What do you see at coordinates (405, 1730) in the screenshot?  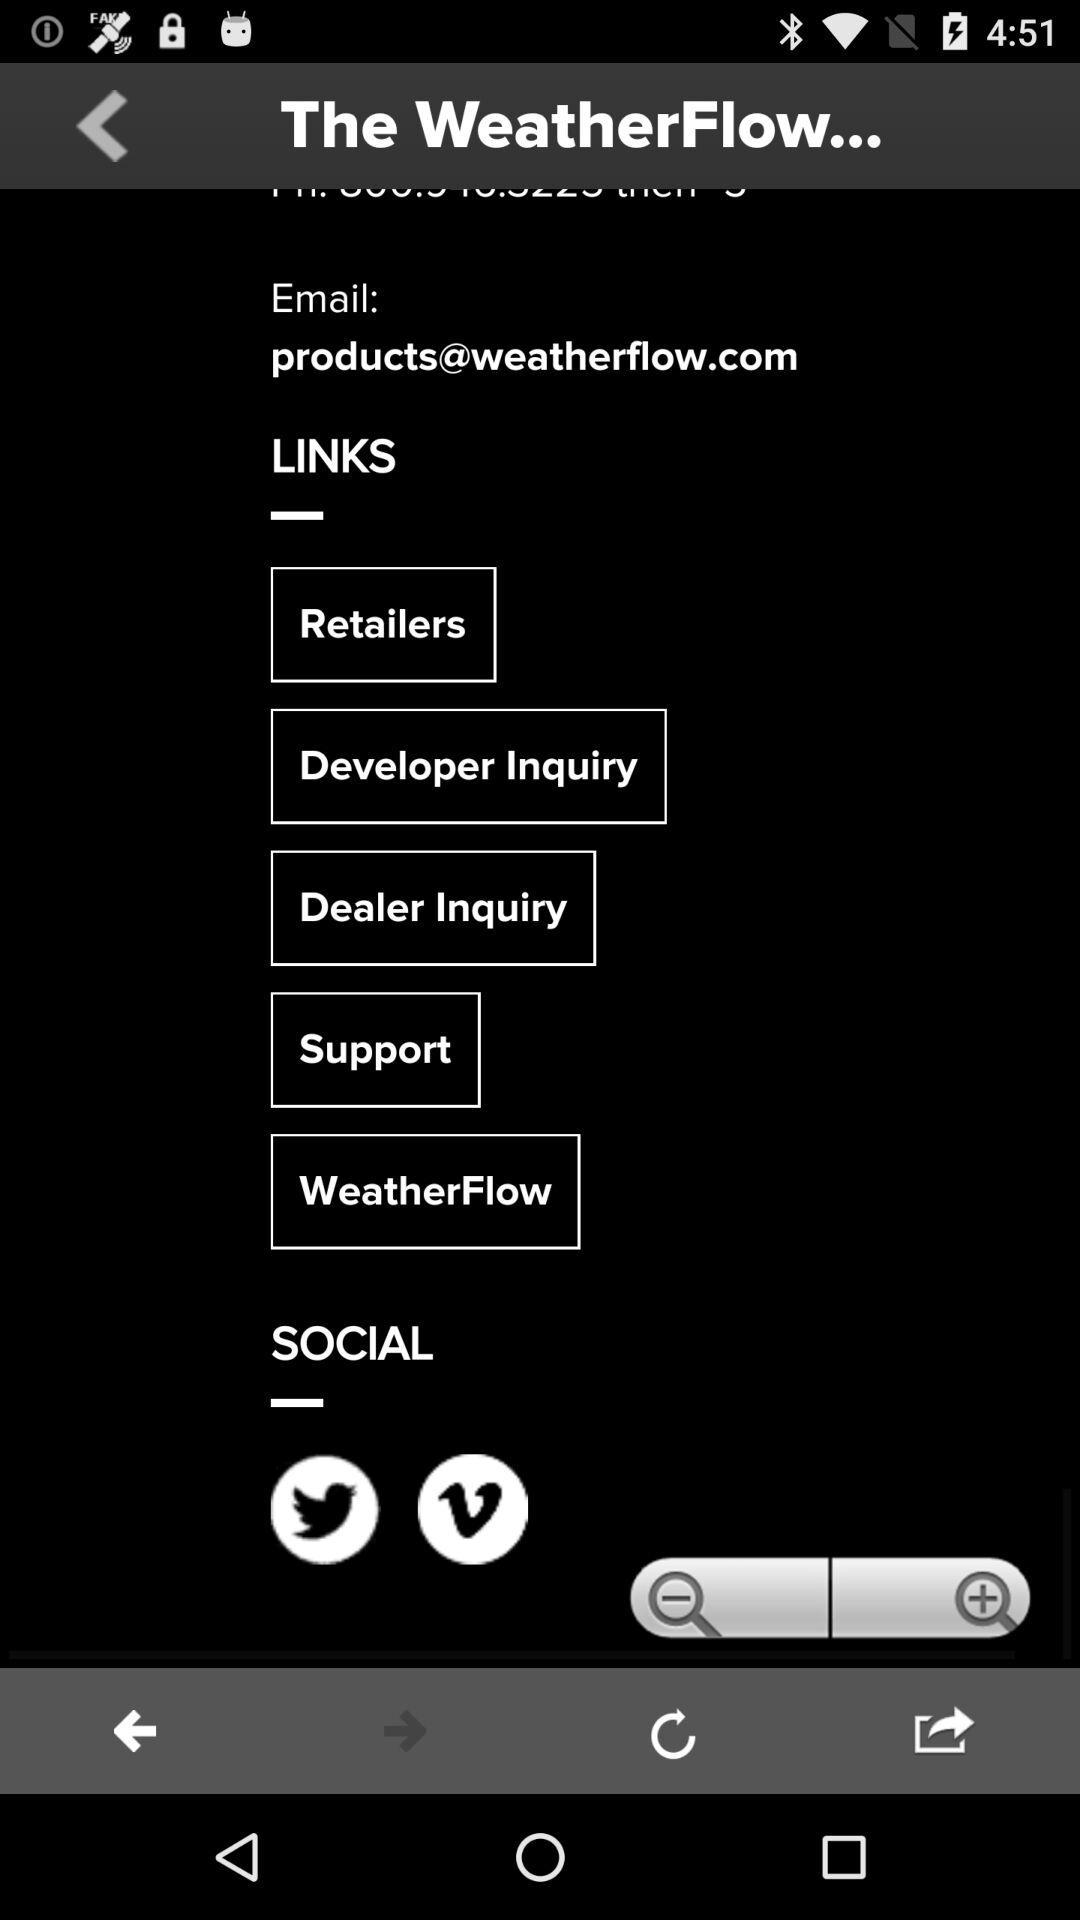 I see `advance forward` at bounding box center [405, 1730].